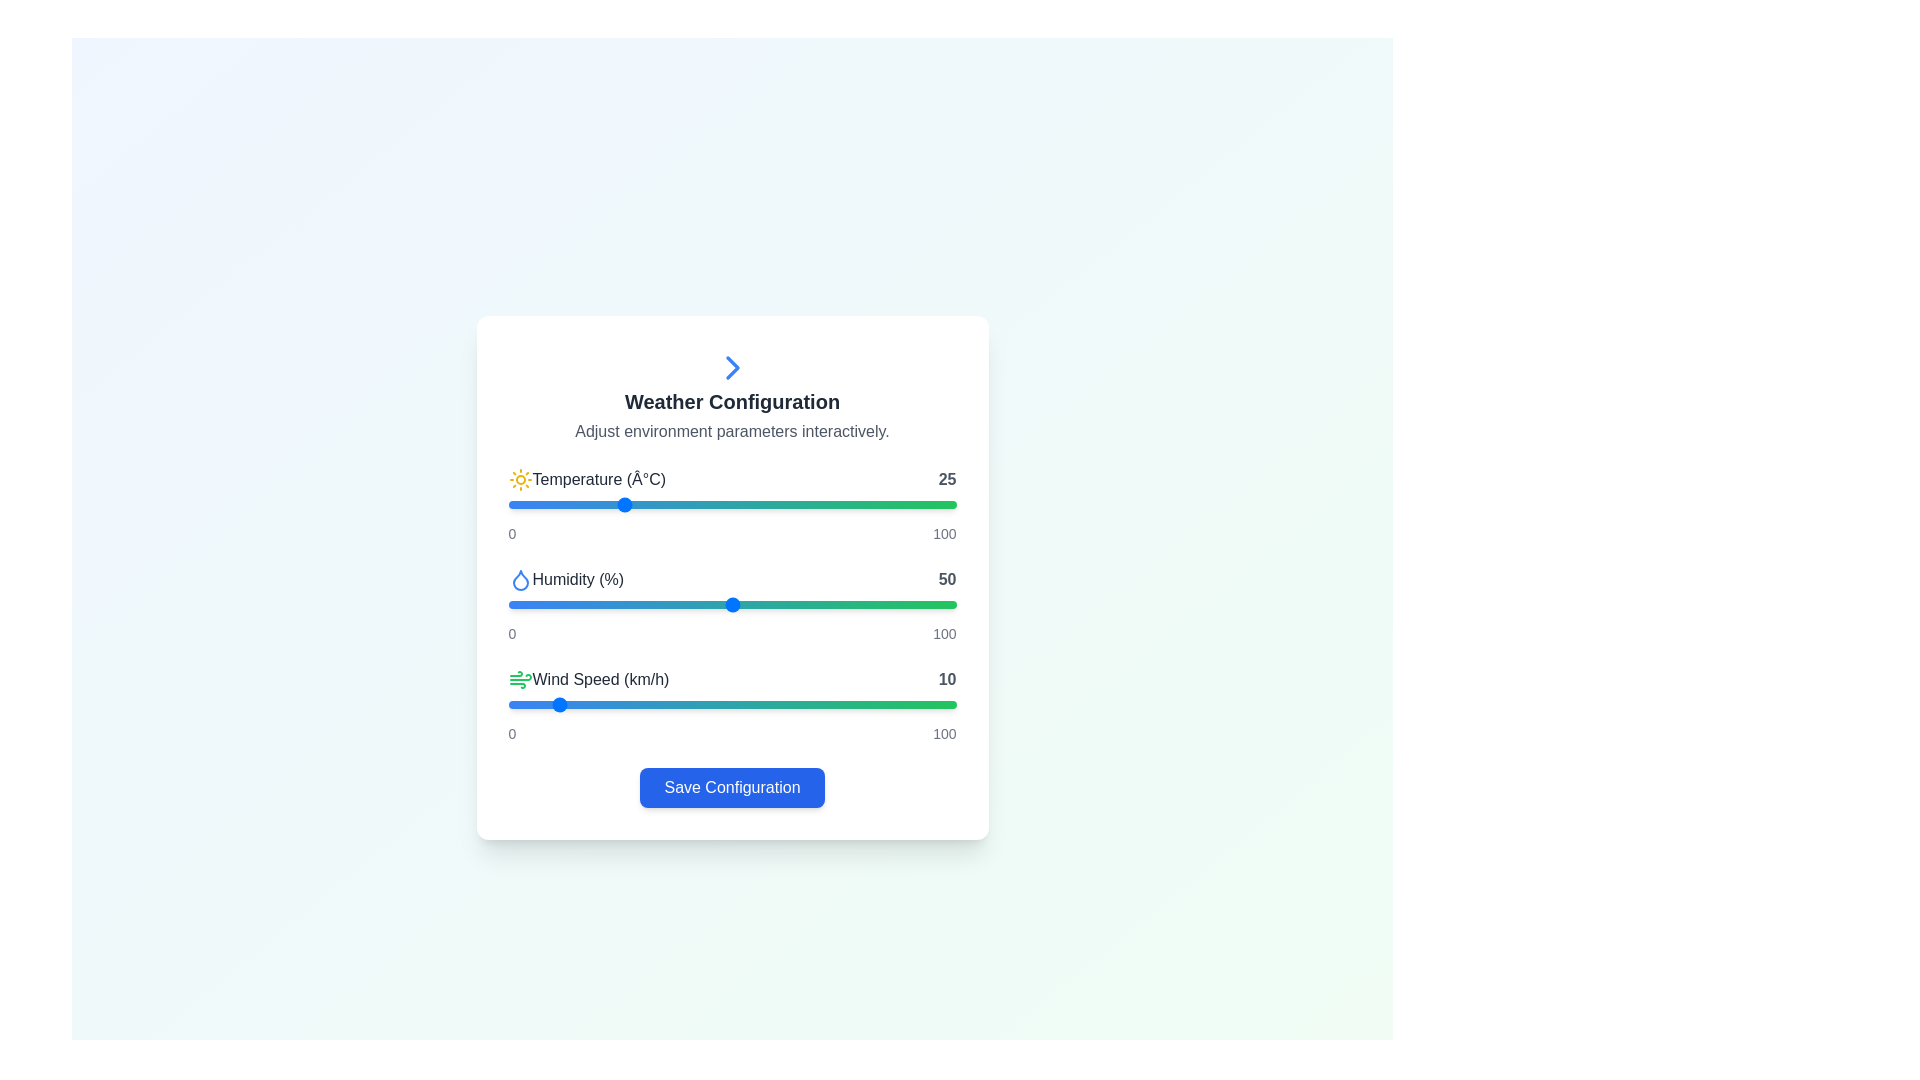  What do you see at coordinates (753, 604) in the screenshot?
I see `the slider value` at bounding box center [753, 604].